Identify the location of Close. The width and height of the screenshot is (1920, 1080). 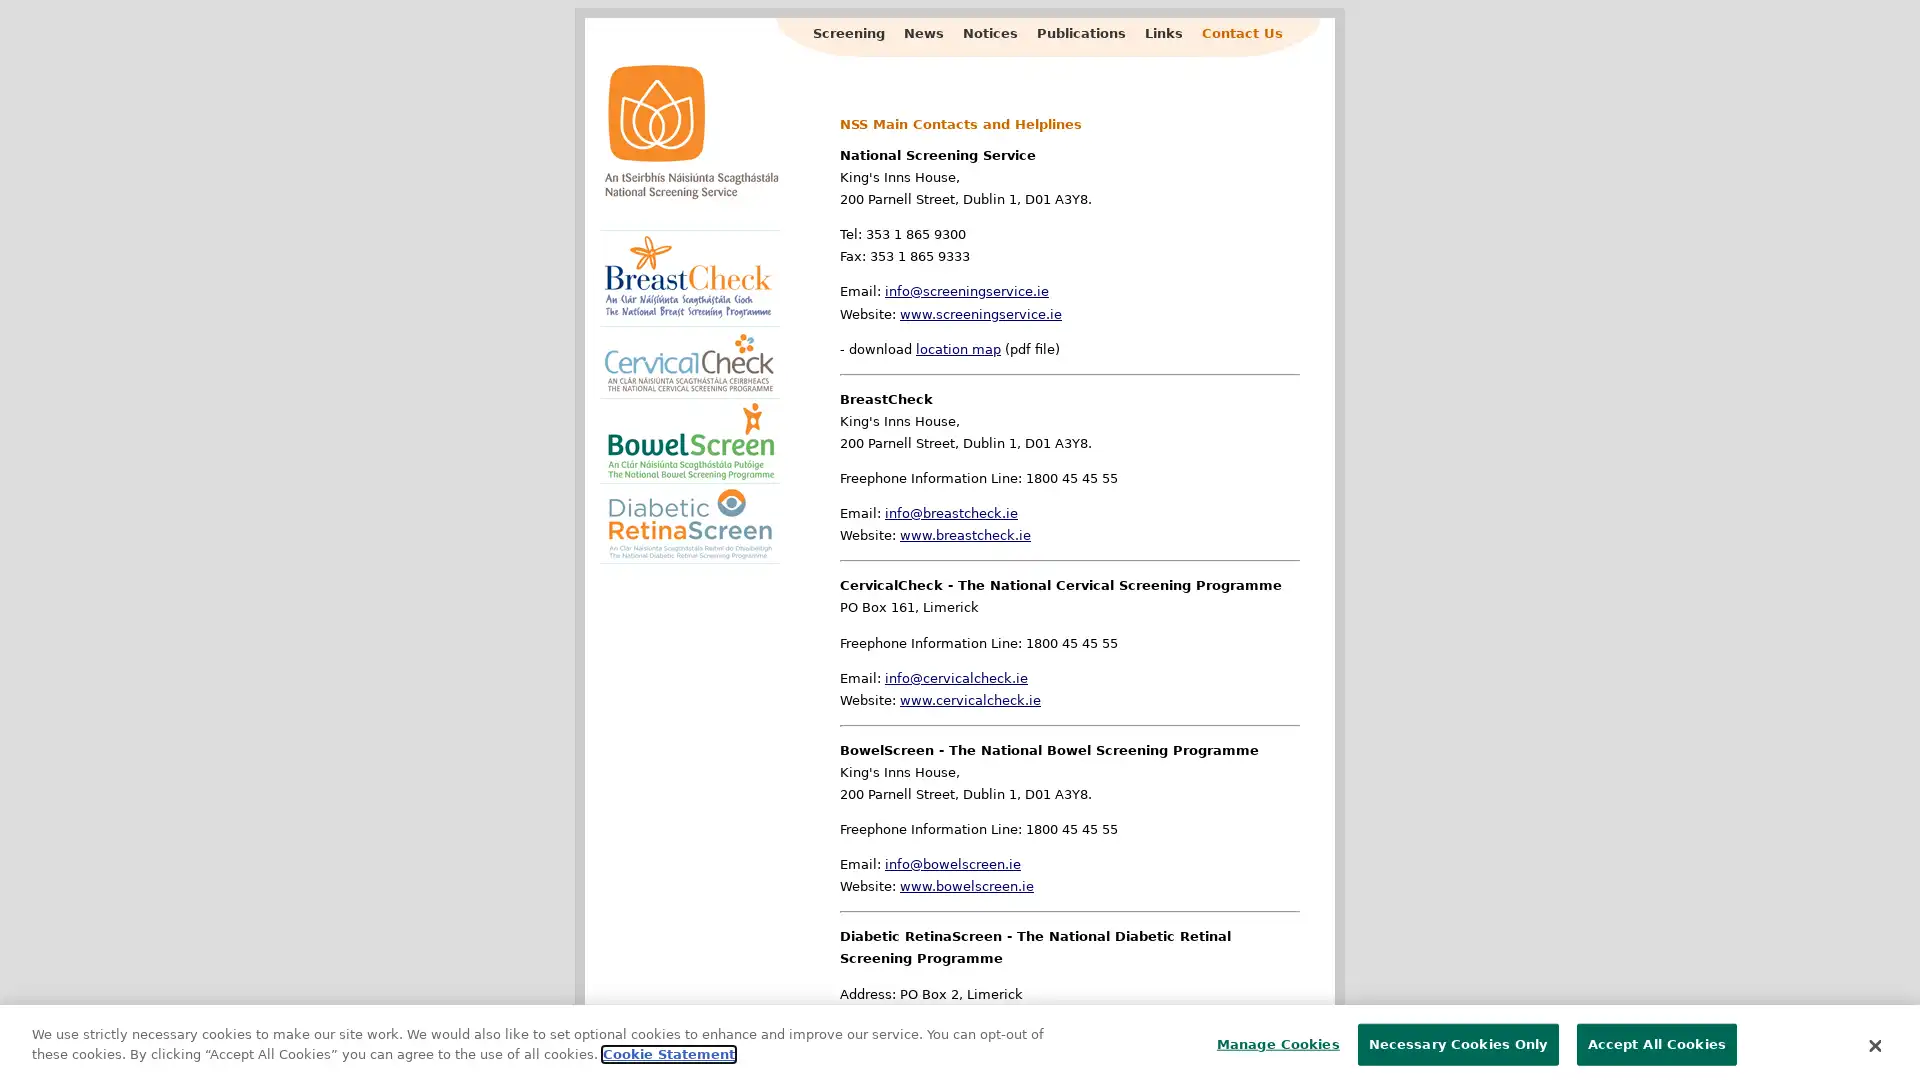
(1873, 1036).